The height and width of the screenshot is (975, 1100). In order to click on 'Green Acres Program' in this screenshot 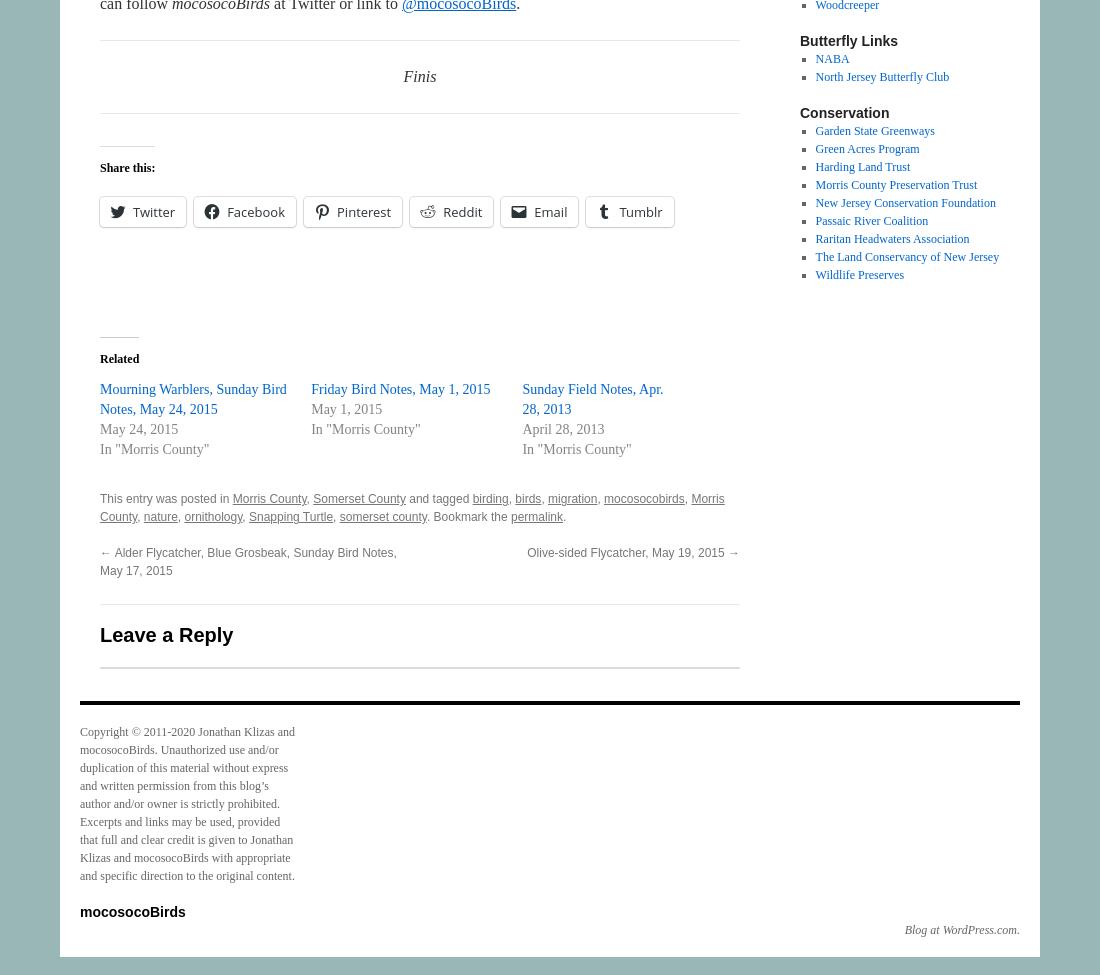, I will do `click(866, 147)`.